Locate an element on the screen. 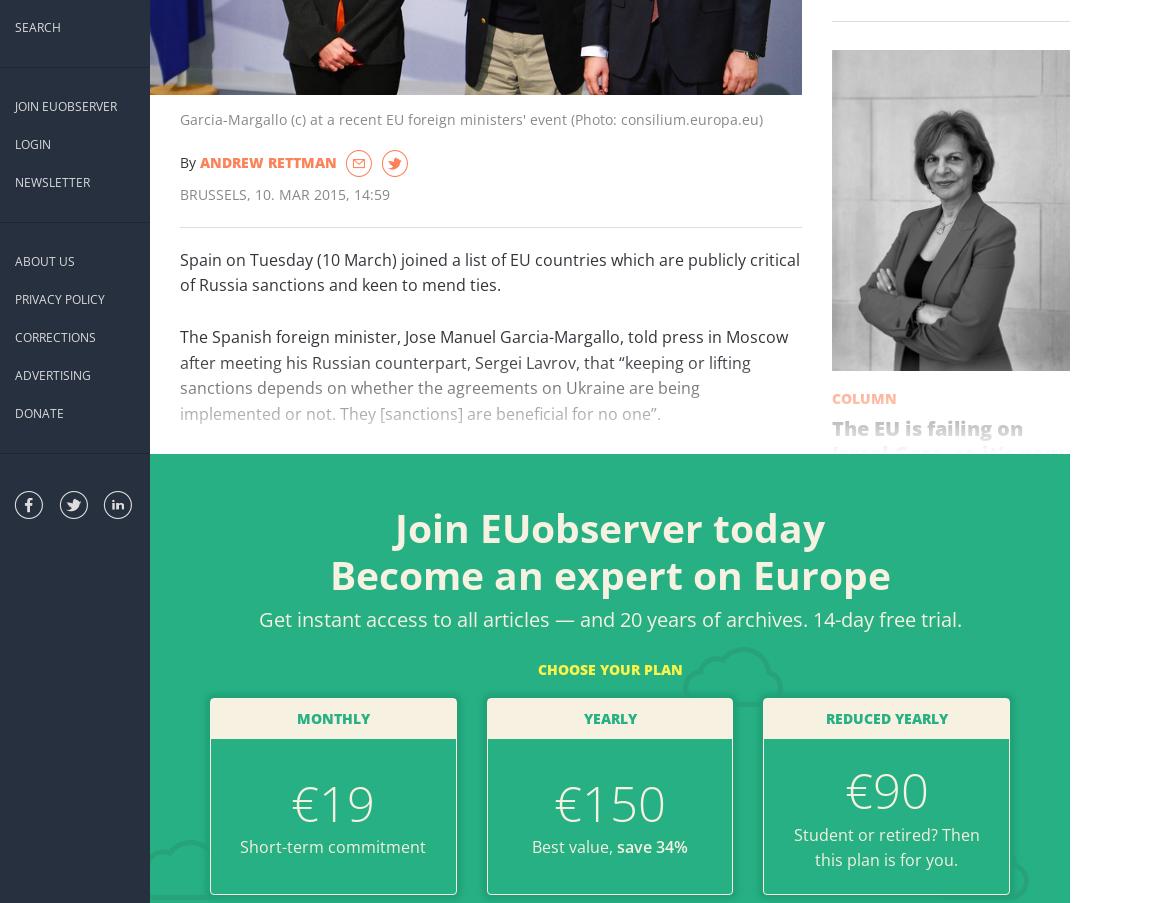 The image size is (1150, 903). 'New centrist party may hold cards in Spanish politics' is located at coordinates (359, 784).